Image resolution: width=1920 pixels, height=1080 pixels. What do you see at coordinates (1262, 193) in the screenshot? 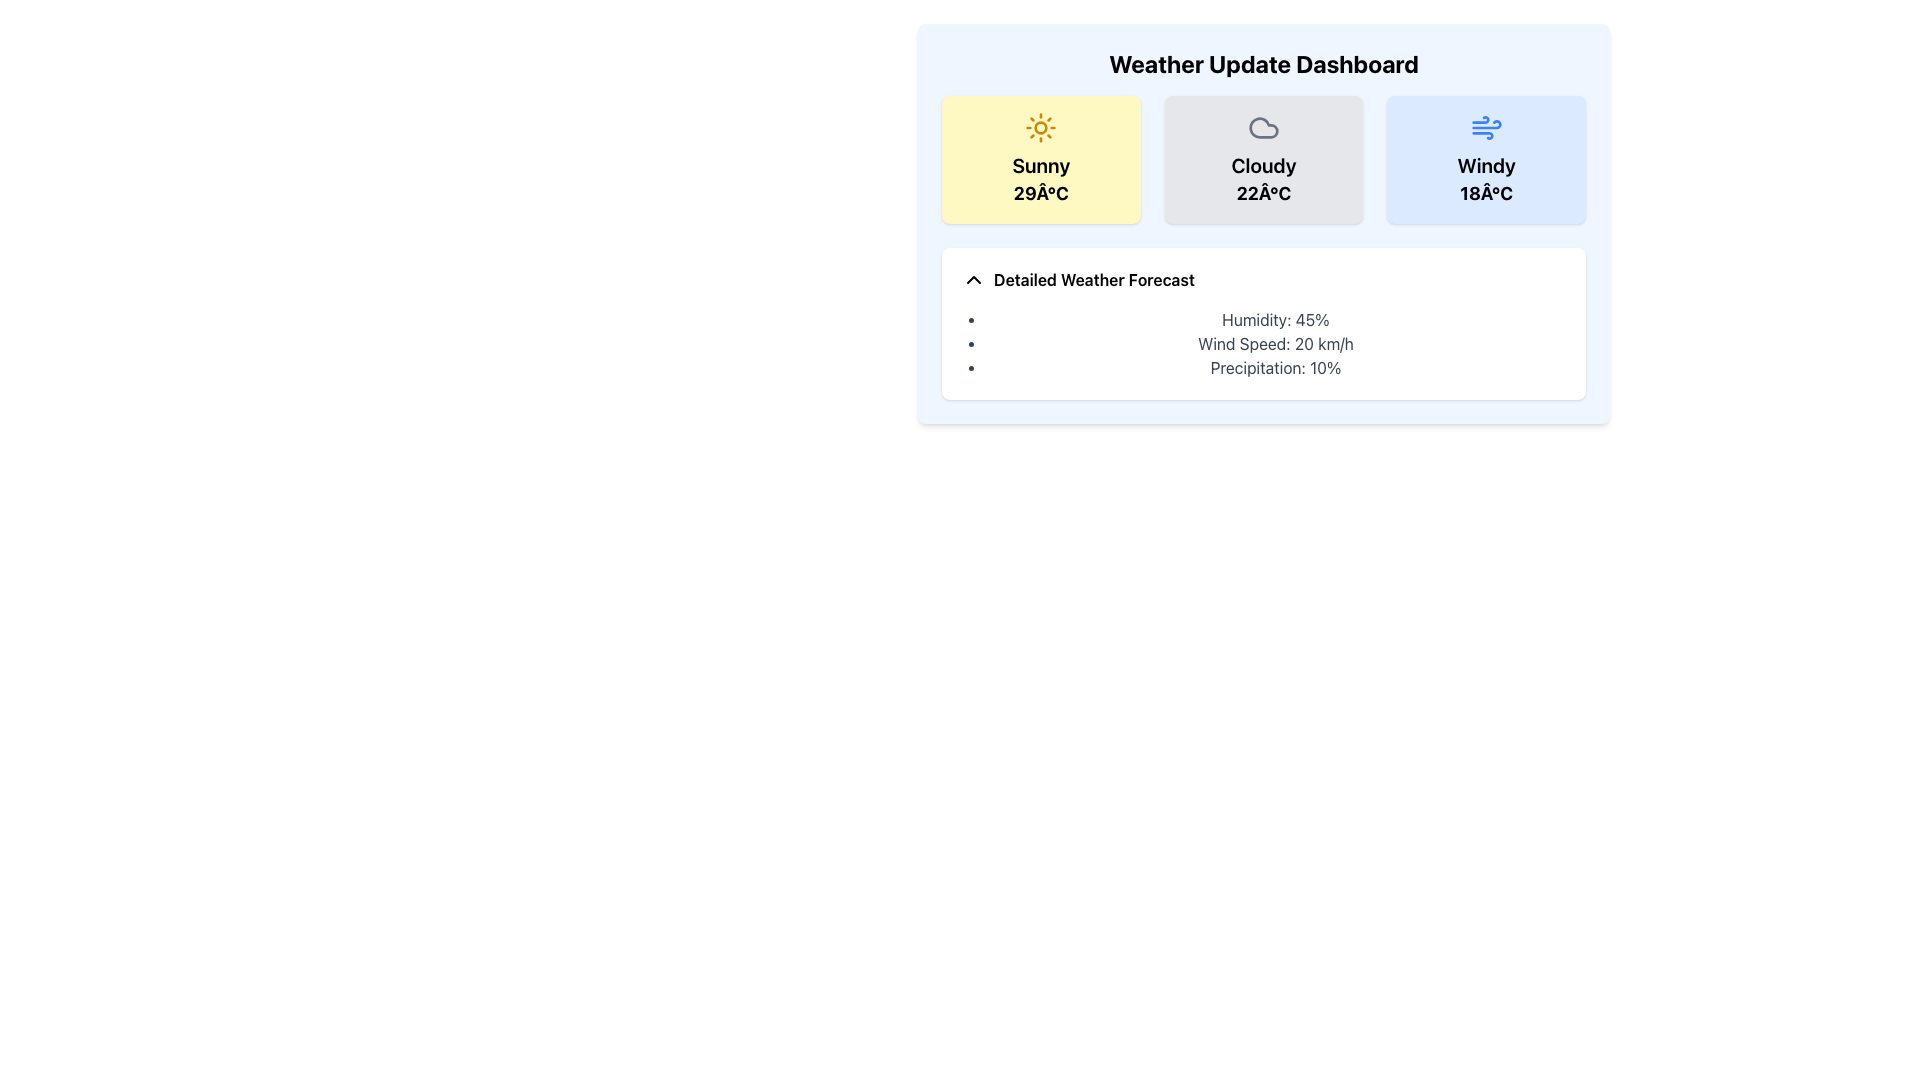
I see `the text label displaying '22Â°C' in bold font, located within the 'Cloudy' weather information card, positioned centrally below the 'Cloudy' label` at bounding box center [1262, 193].